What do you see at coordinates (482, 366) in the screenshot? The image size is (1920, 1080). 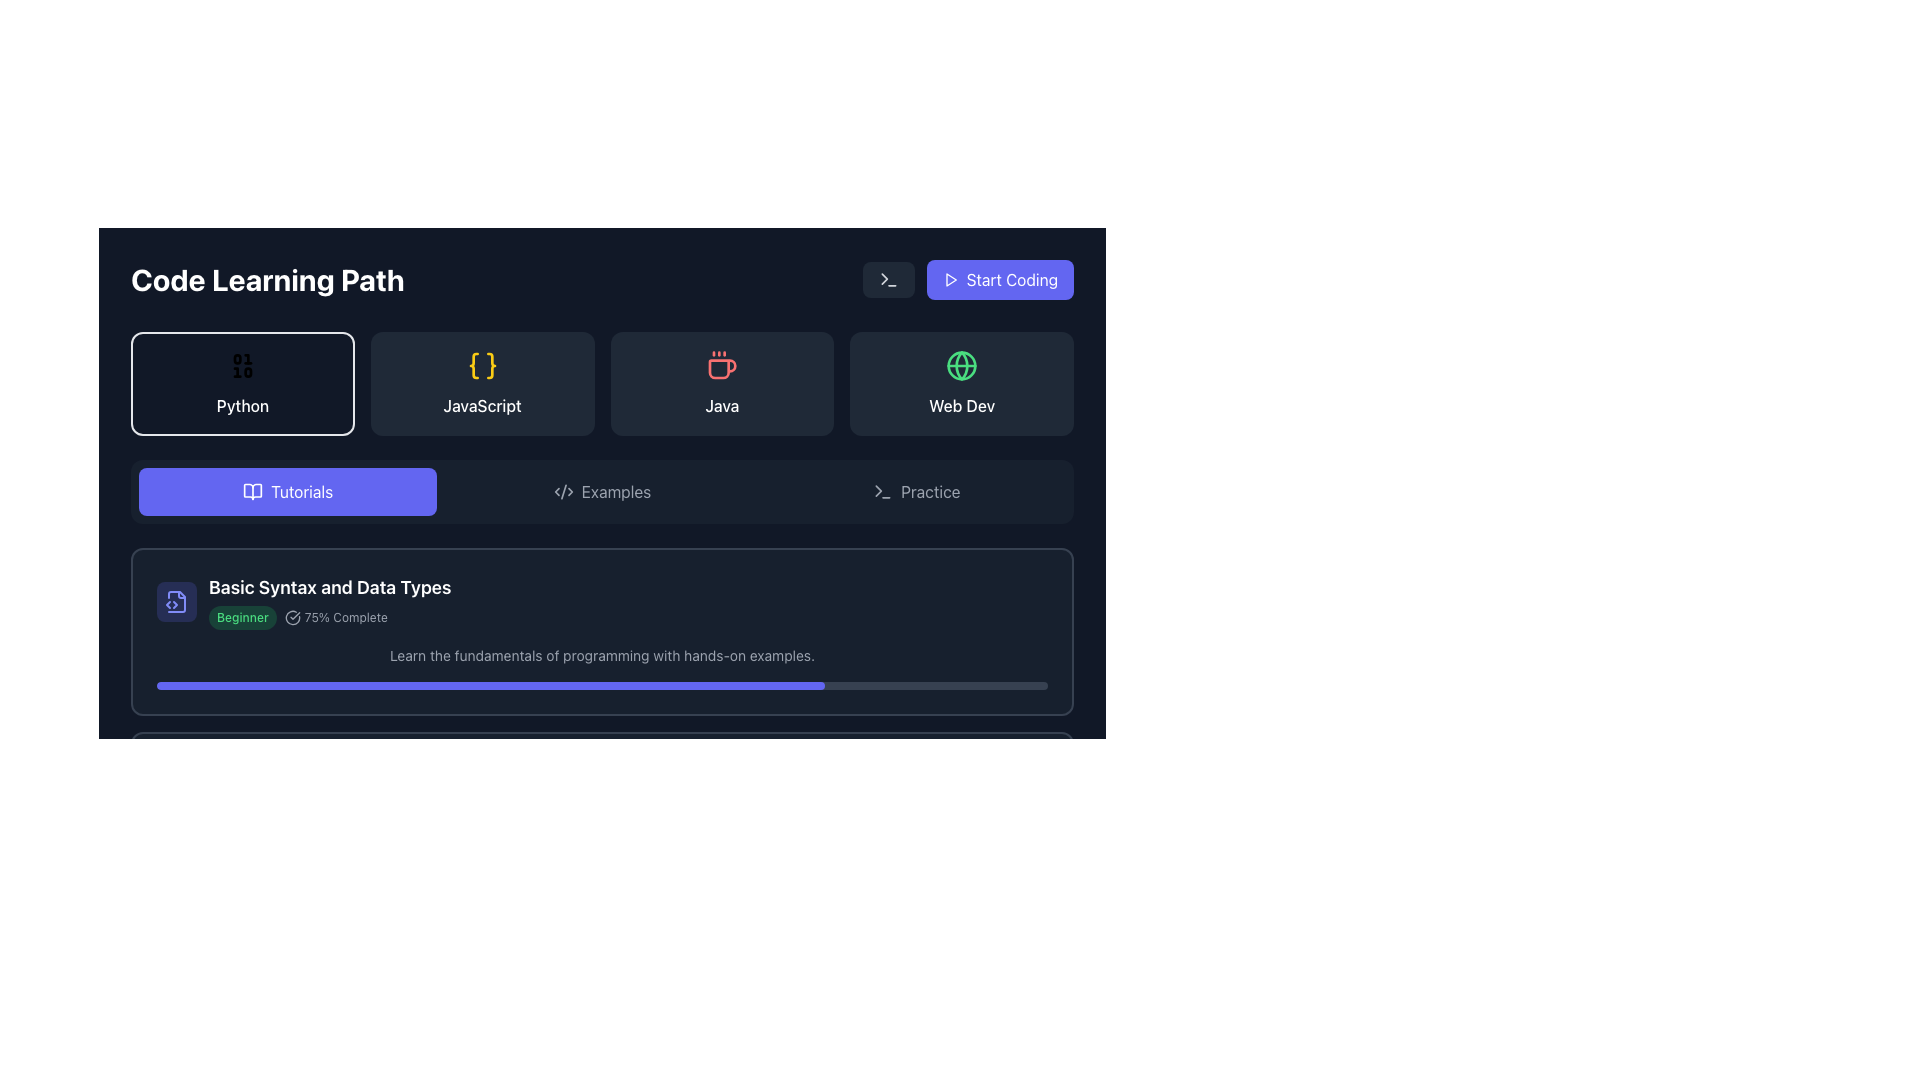 I see `the JavaScript icon, which is represented by a pair of yellow curly braces at the top center of the card labeled 'JavaScript.'` at bounding box center [482, 366].